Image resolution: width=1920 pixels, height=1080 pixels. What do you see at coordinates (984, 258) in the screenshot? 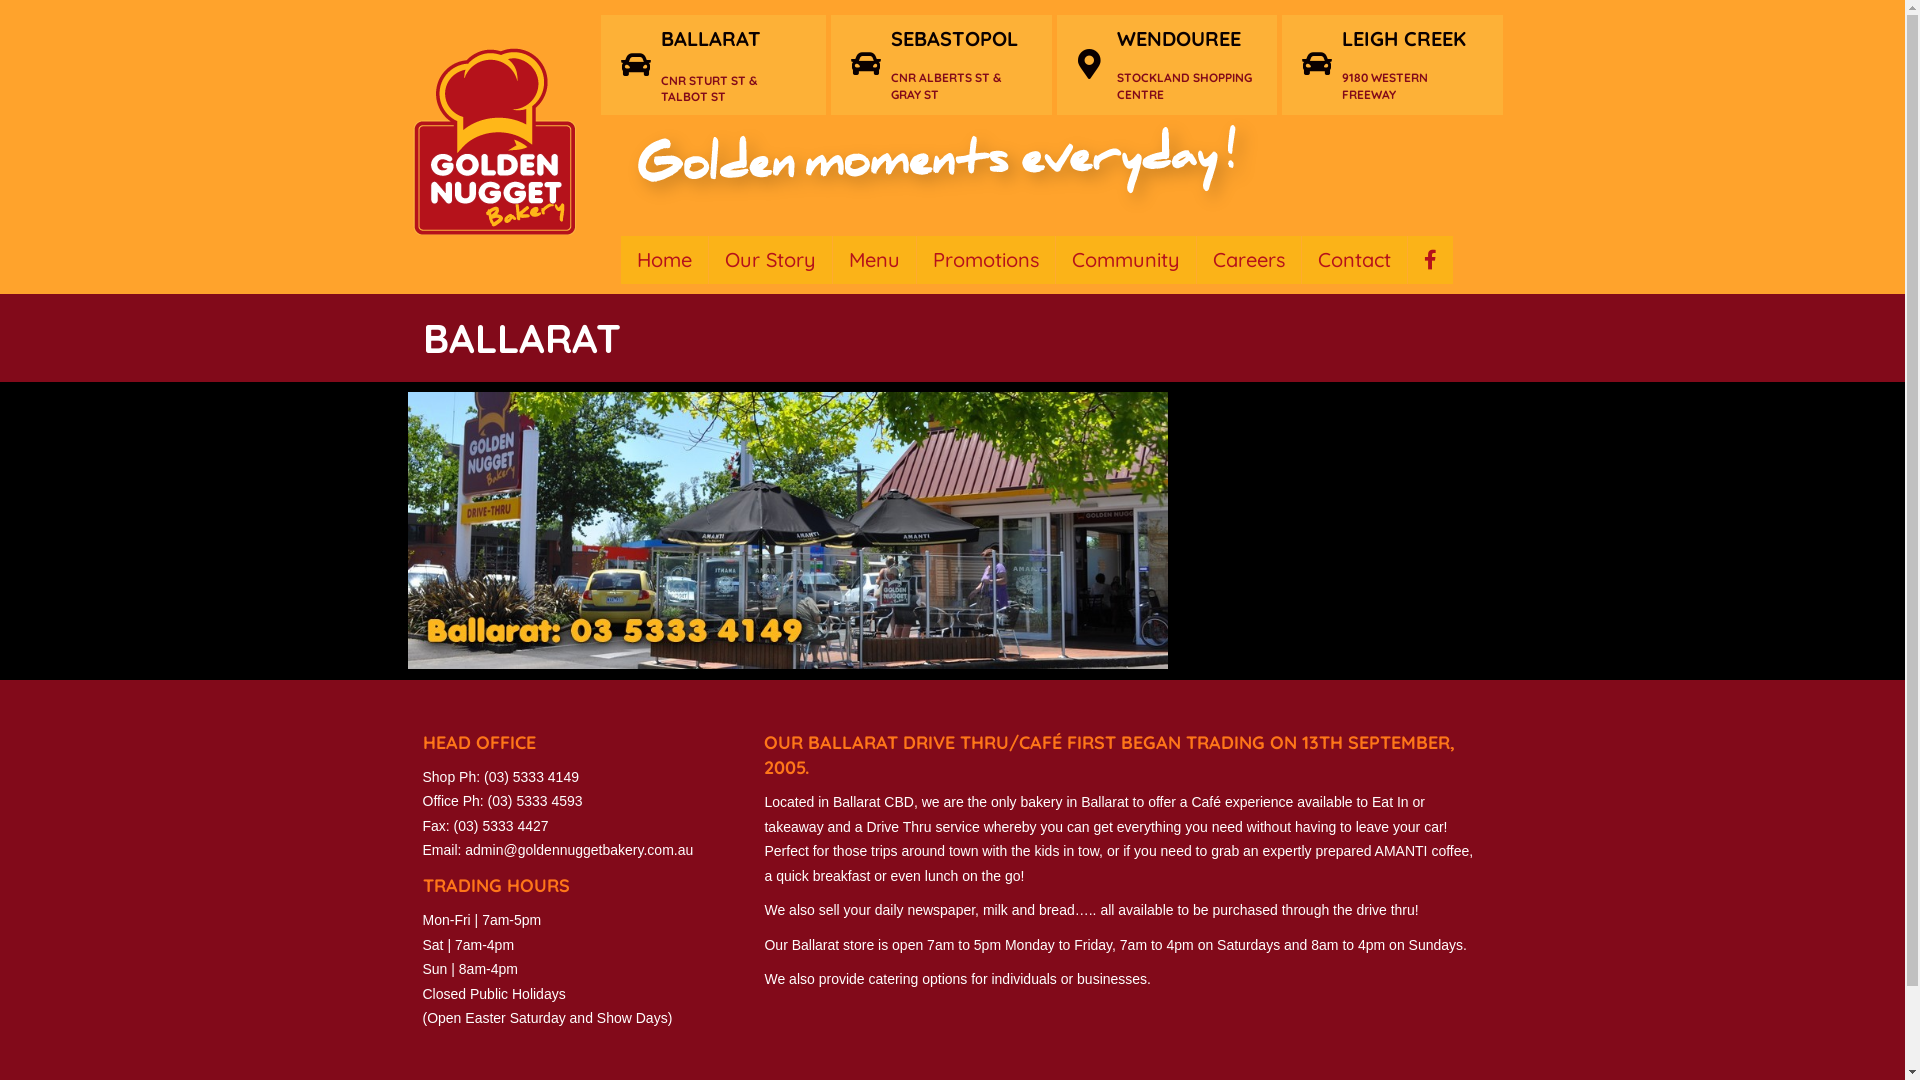
I see `'Promotions'` at bounding box center [984, 258].